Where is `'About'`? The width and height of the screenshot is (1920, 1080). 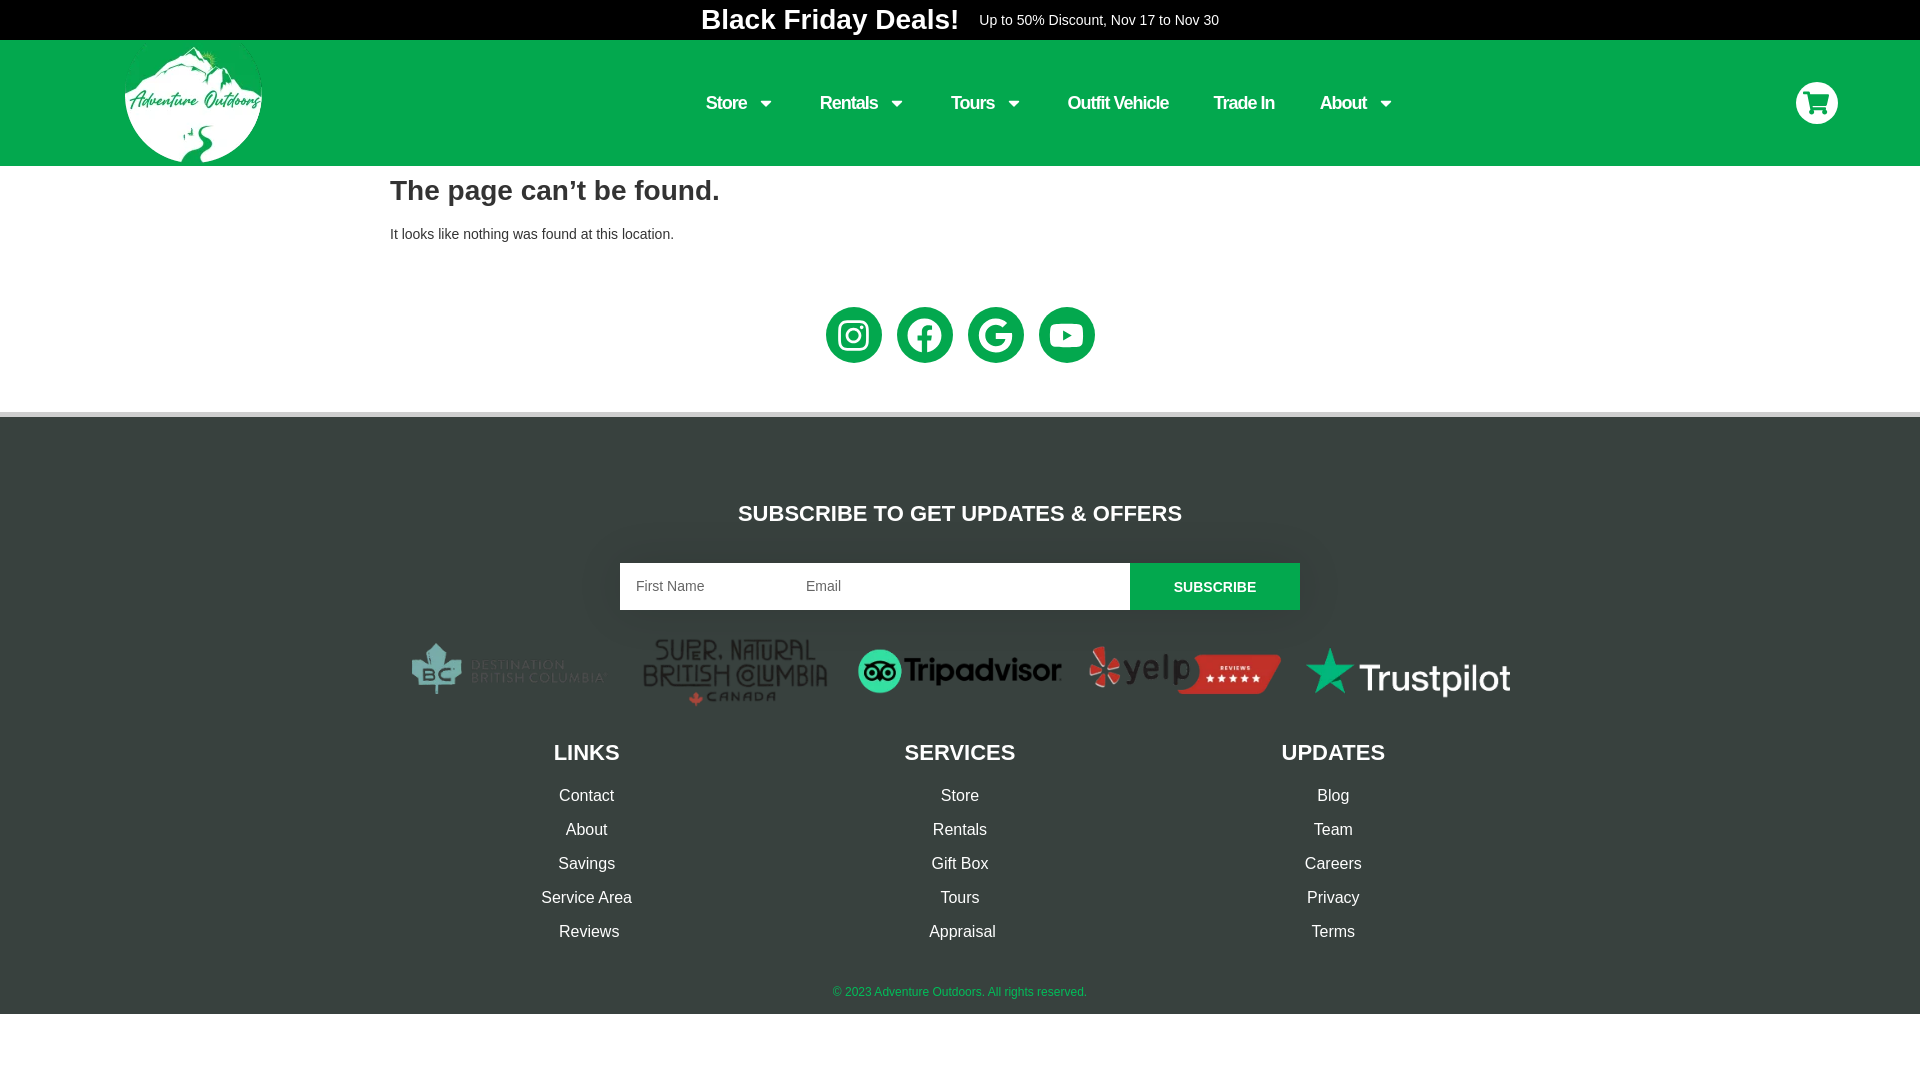
'About' is located at coordinates (1357, 103).